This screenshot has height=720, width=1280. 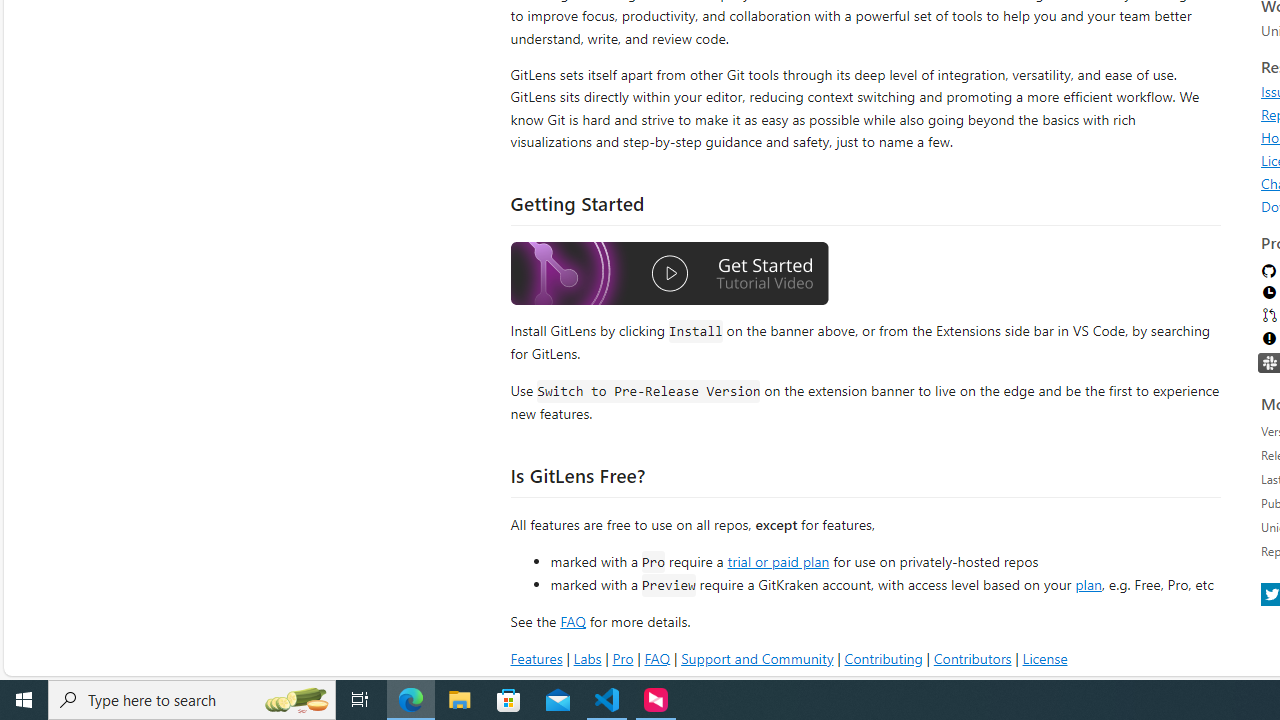 I want to click on 'plan', so click(x=1087, y=585).